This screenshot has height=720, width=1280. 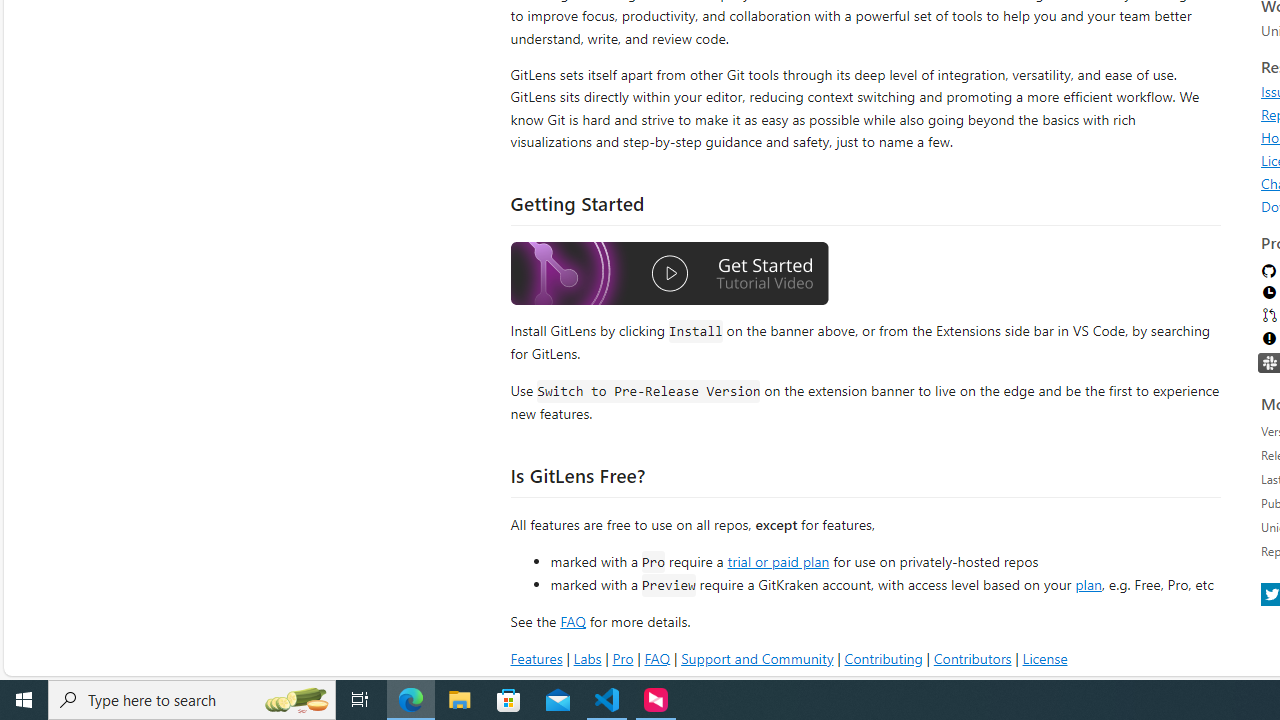 I want to click on 'plan', so click(x=1087, y=585).